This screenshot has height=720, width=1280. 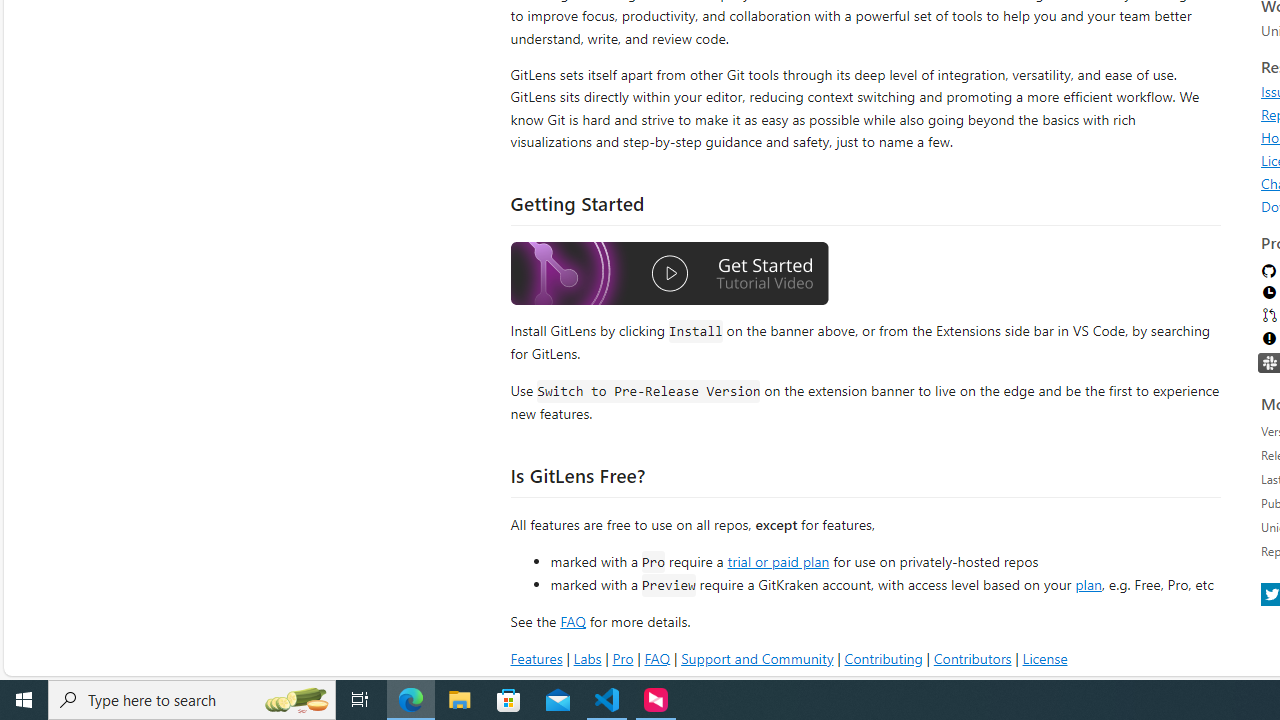 I want to click on 'plan', so click(x=1087, y=585).